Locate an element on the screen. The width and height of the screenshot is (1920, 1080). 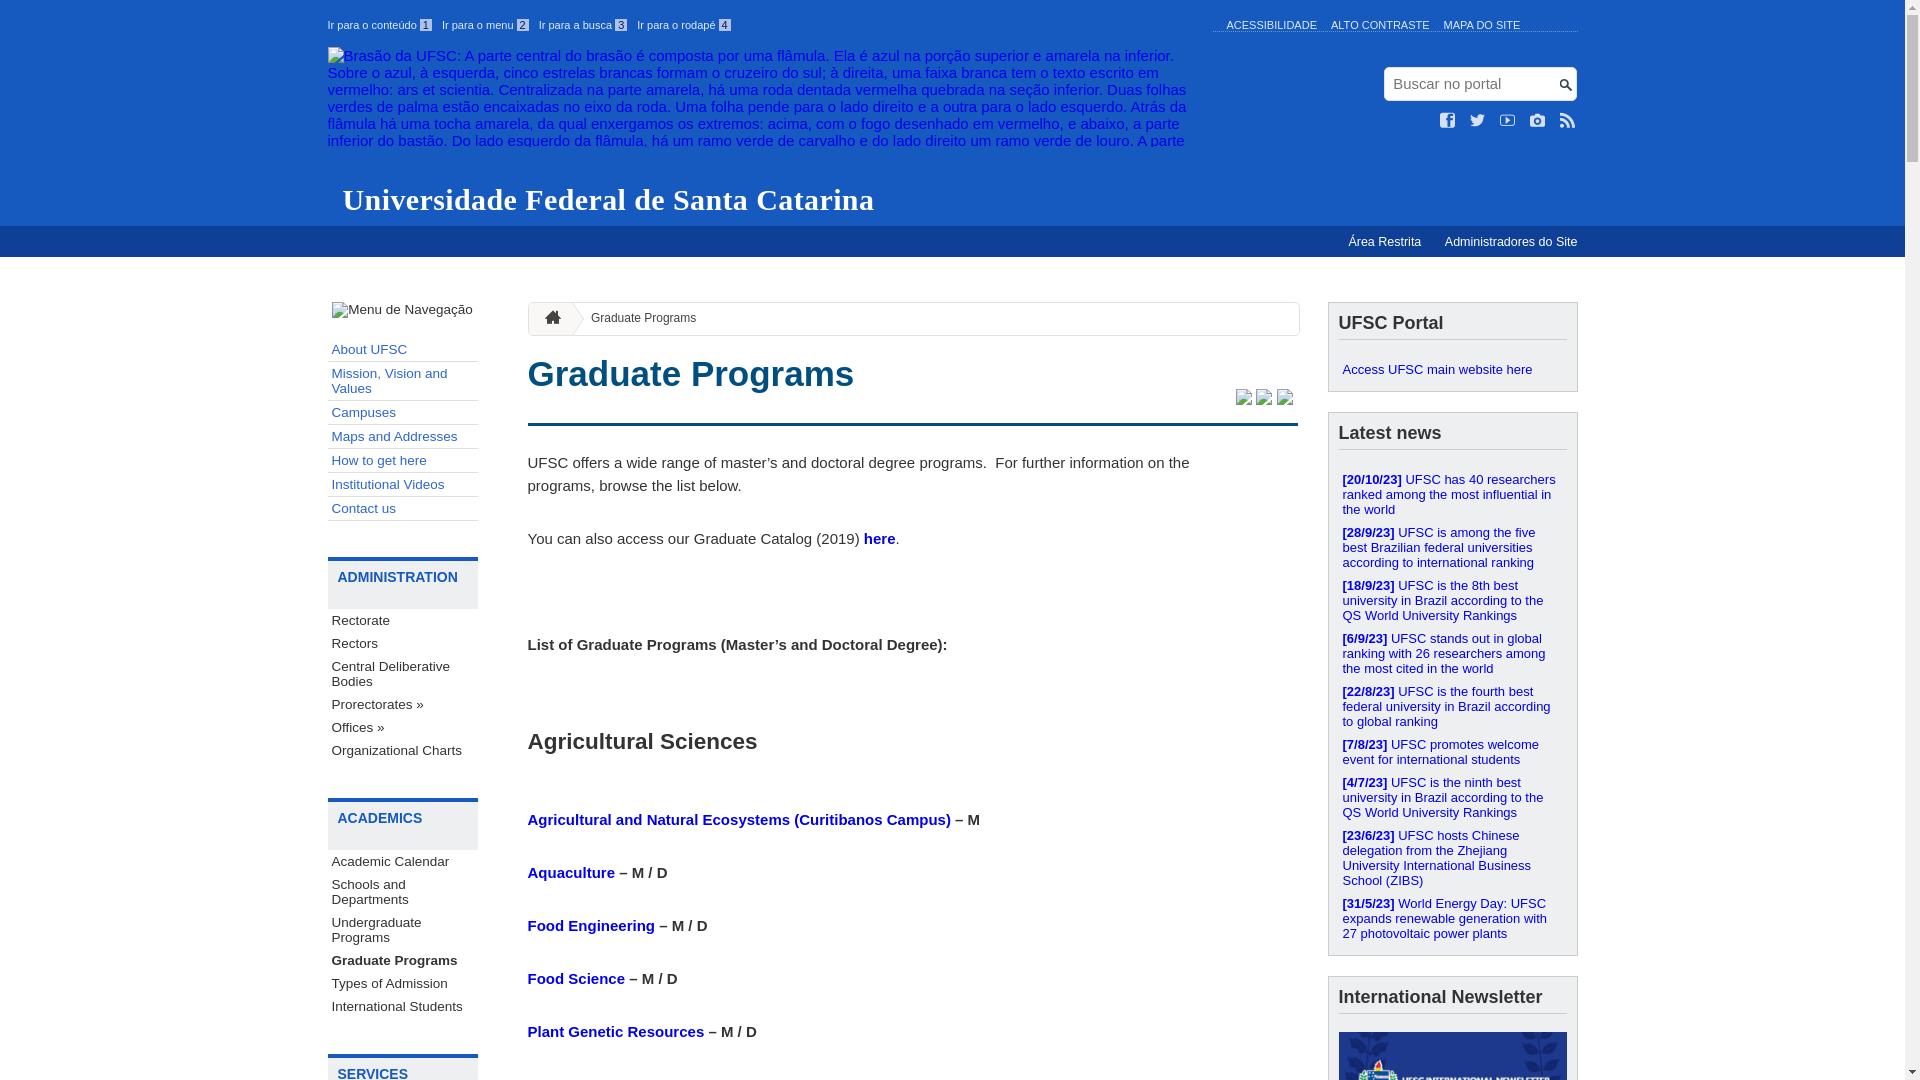
'How to get here' is located at coordinates (402, 461).